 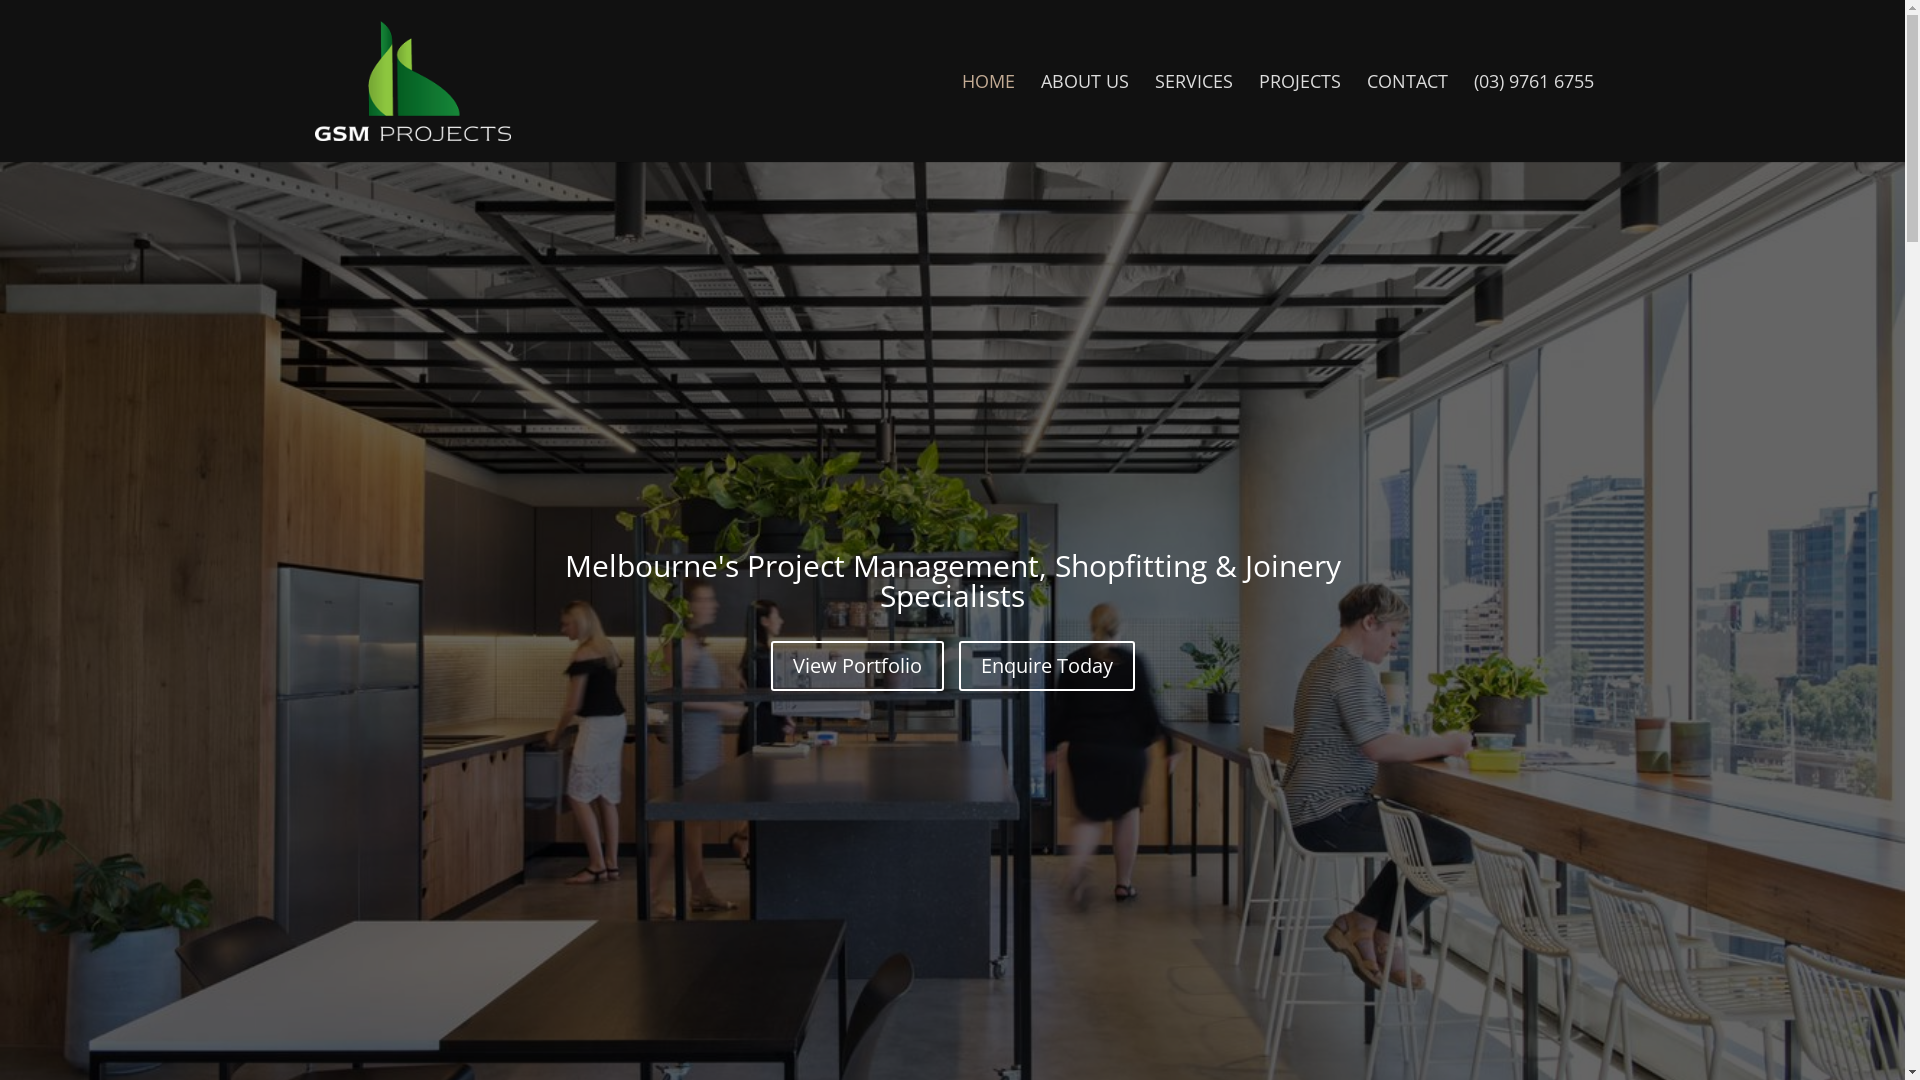 I want to click on 'Enquire Today', so click(x=1045, y=666).